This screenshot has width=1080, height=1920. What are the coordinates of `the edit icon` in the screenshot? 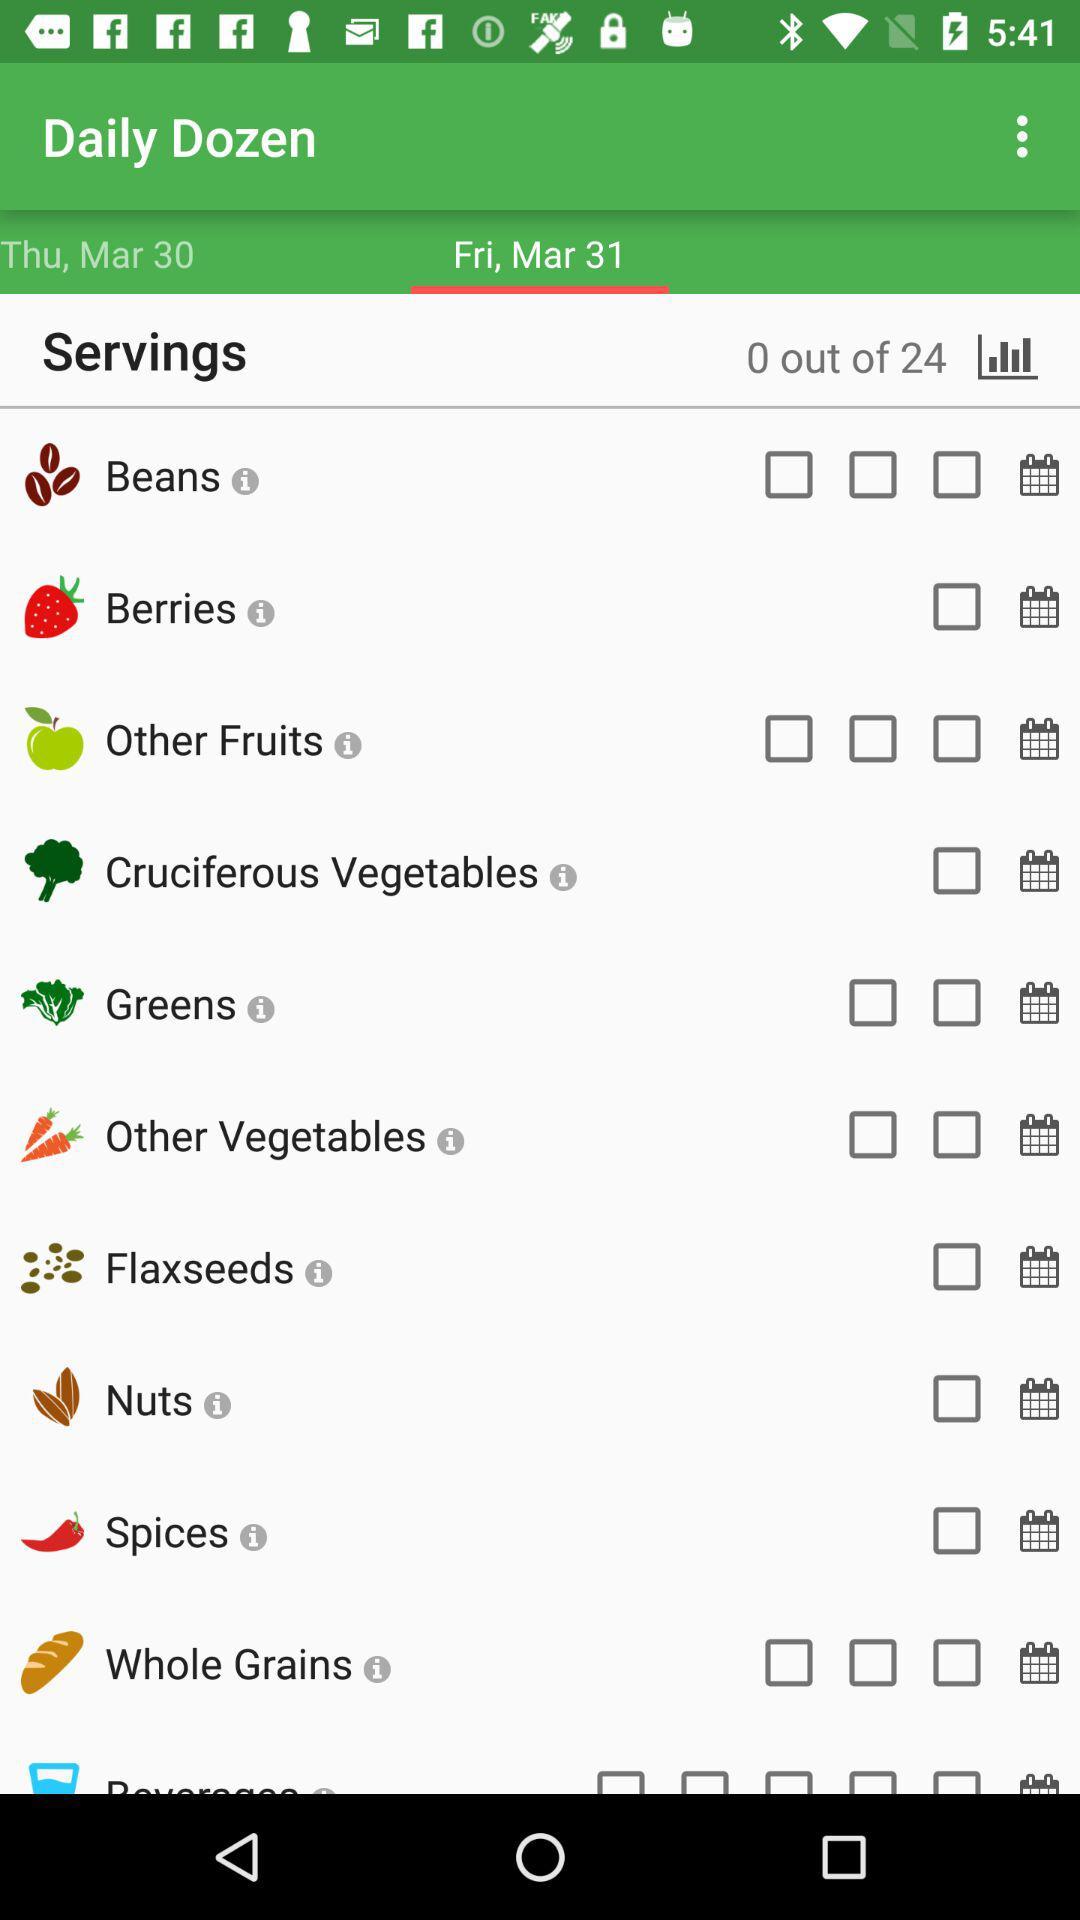 It's located at (51, 1134).